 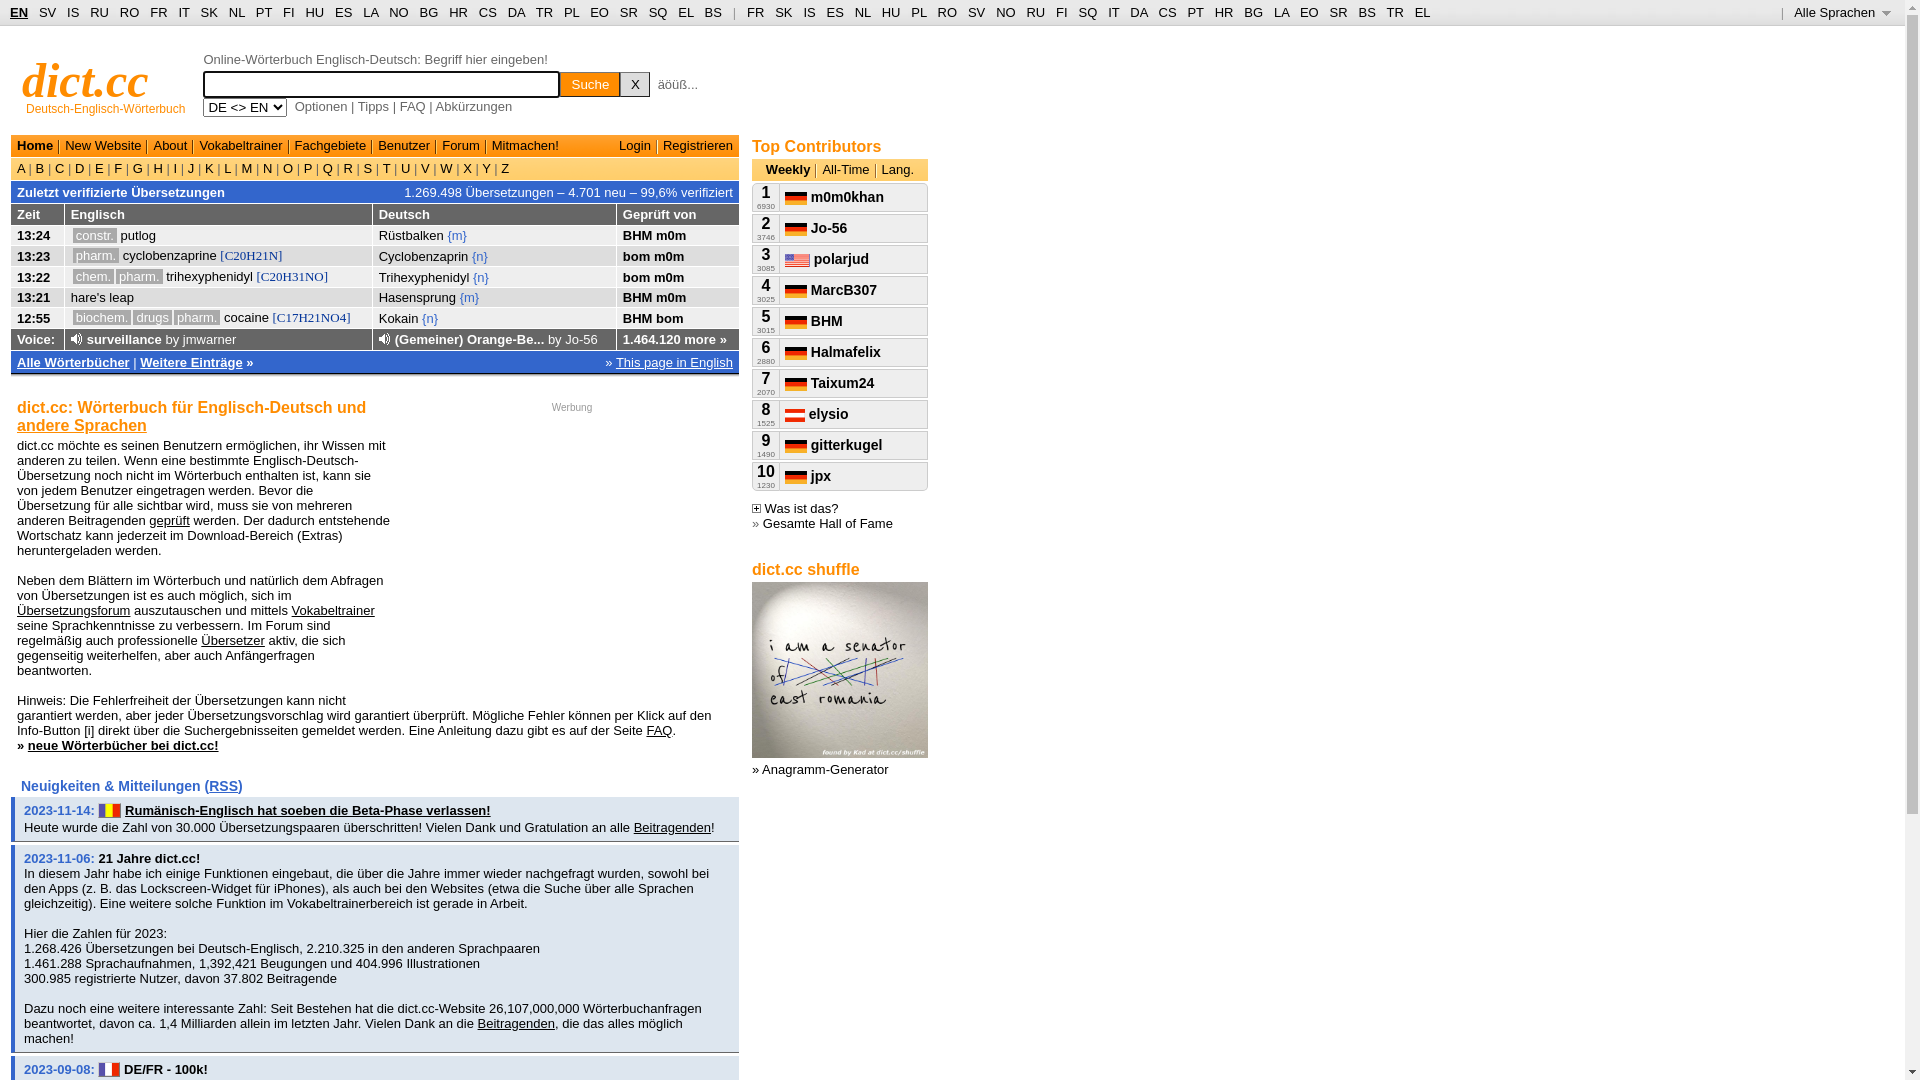 I want to click on 'jpx', so click(x=807, y=475).